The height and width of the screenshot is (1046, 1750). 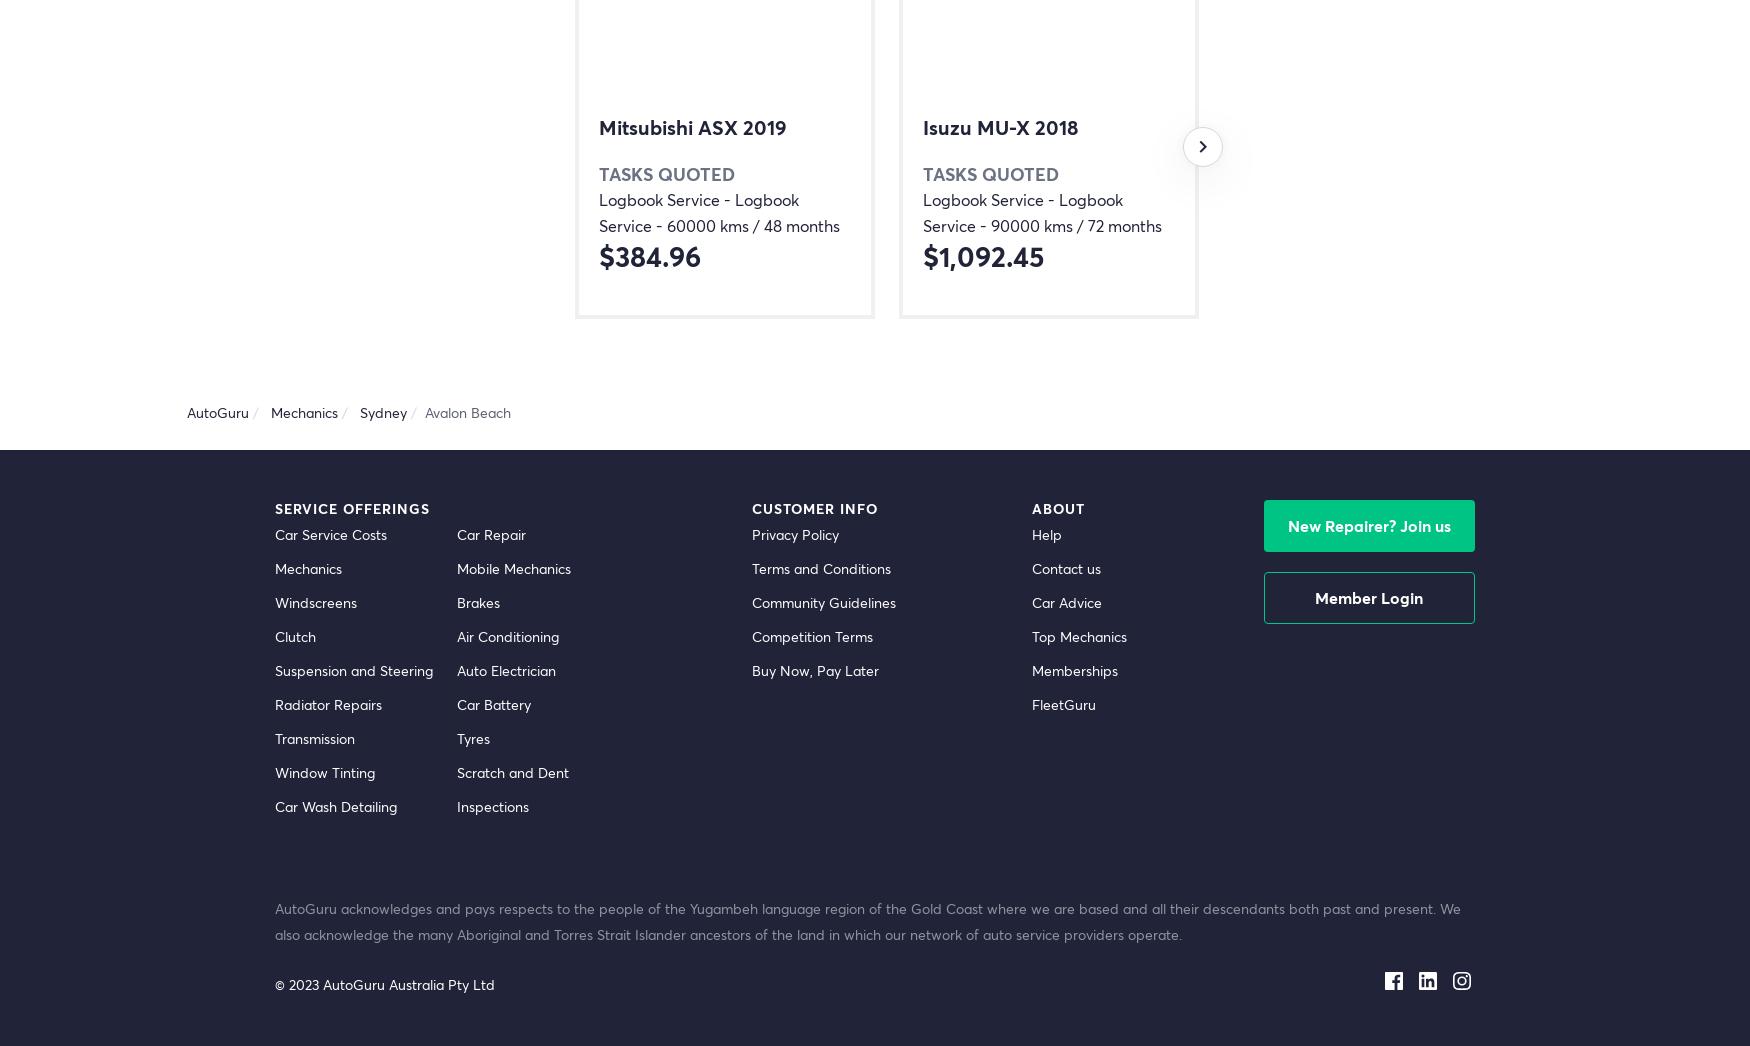 What do you see at coordinates (316, 602) in the screenshot?
I see `'Windscreens'` at bounding box center [316, 602].